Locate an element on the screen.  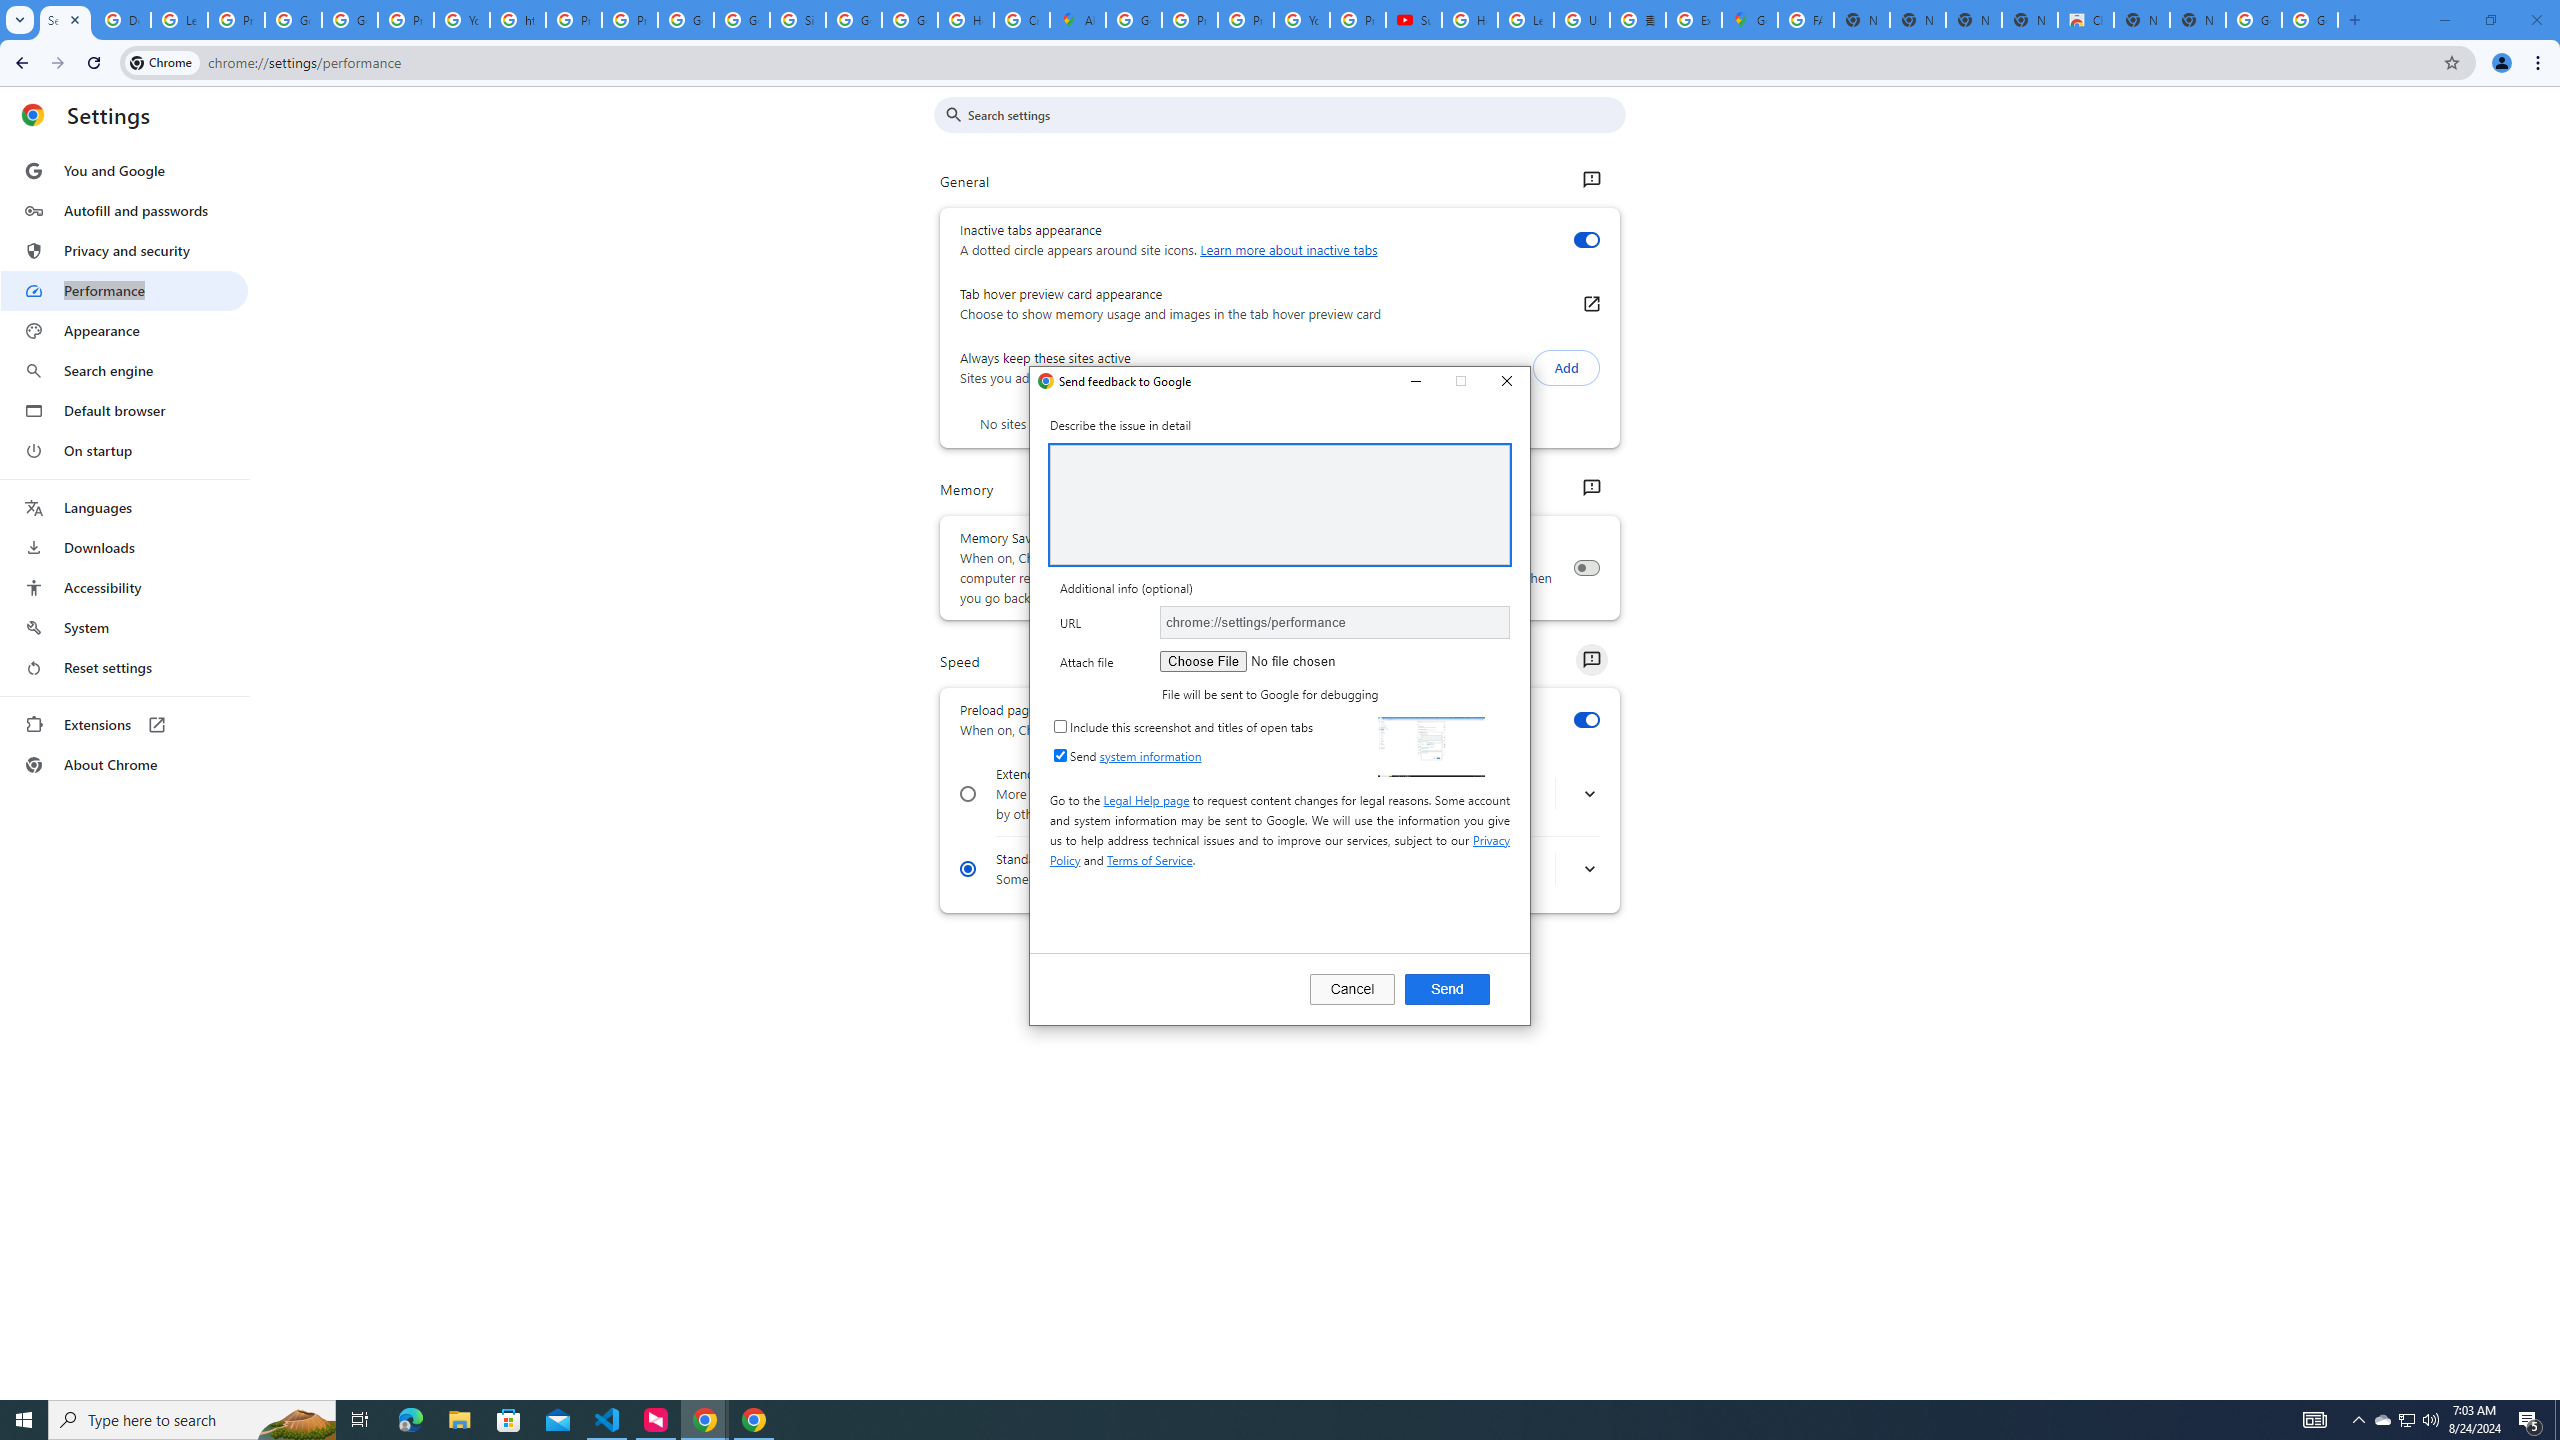
'About Chrome' is located at coordinates (123, 763).